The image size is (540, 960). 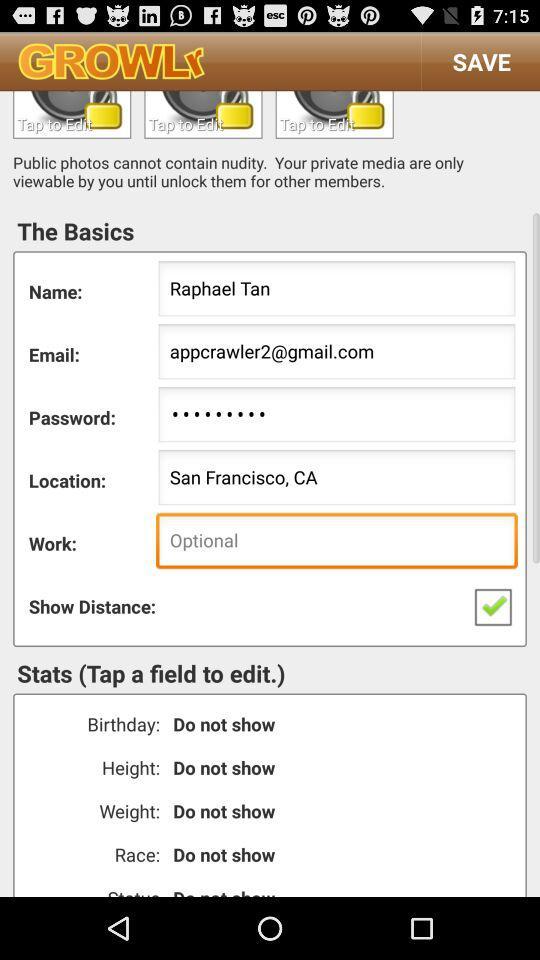 What do you see at coordinates (336, 543) in the screenshot?
I see `optional work information` at bounding box center [336, 543].